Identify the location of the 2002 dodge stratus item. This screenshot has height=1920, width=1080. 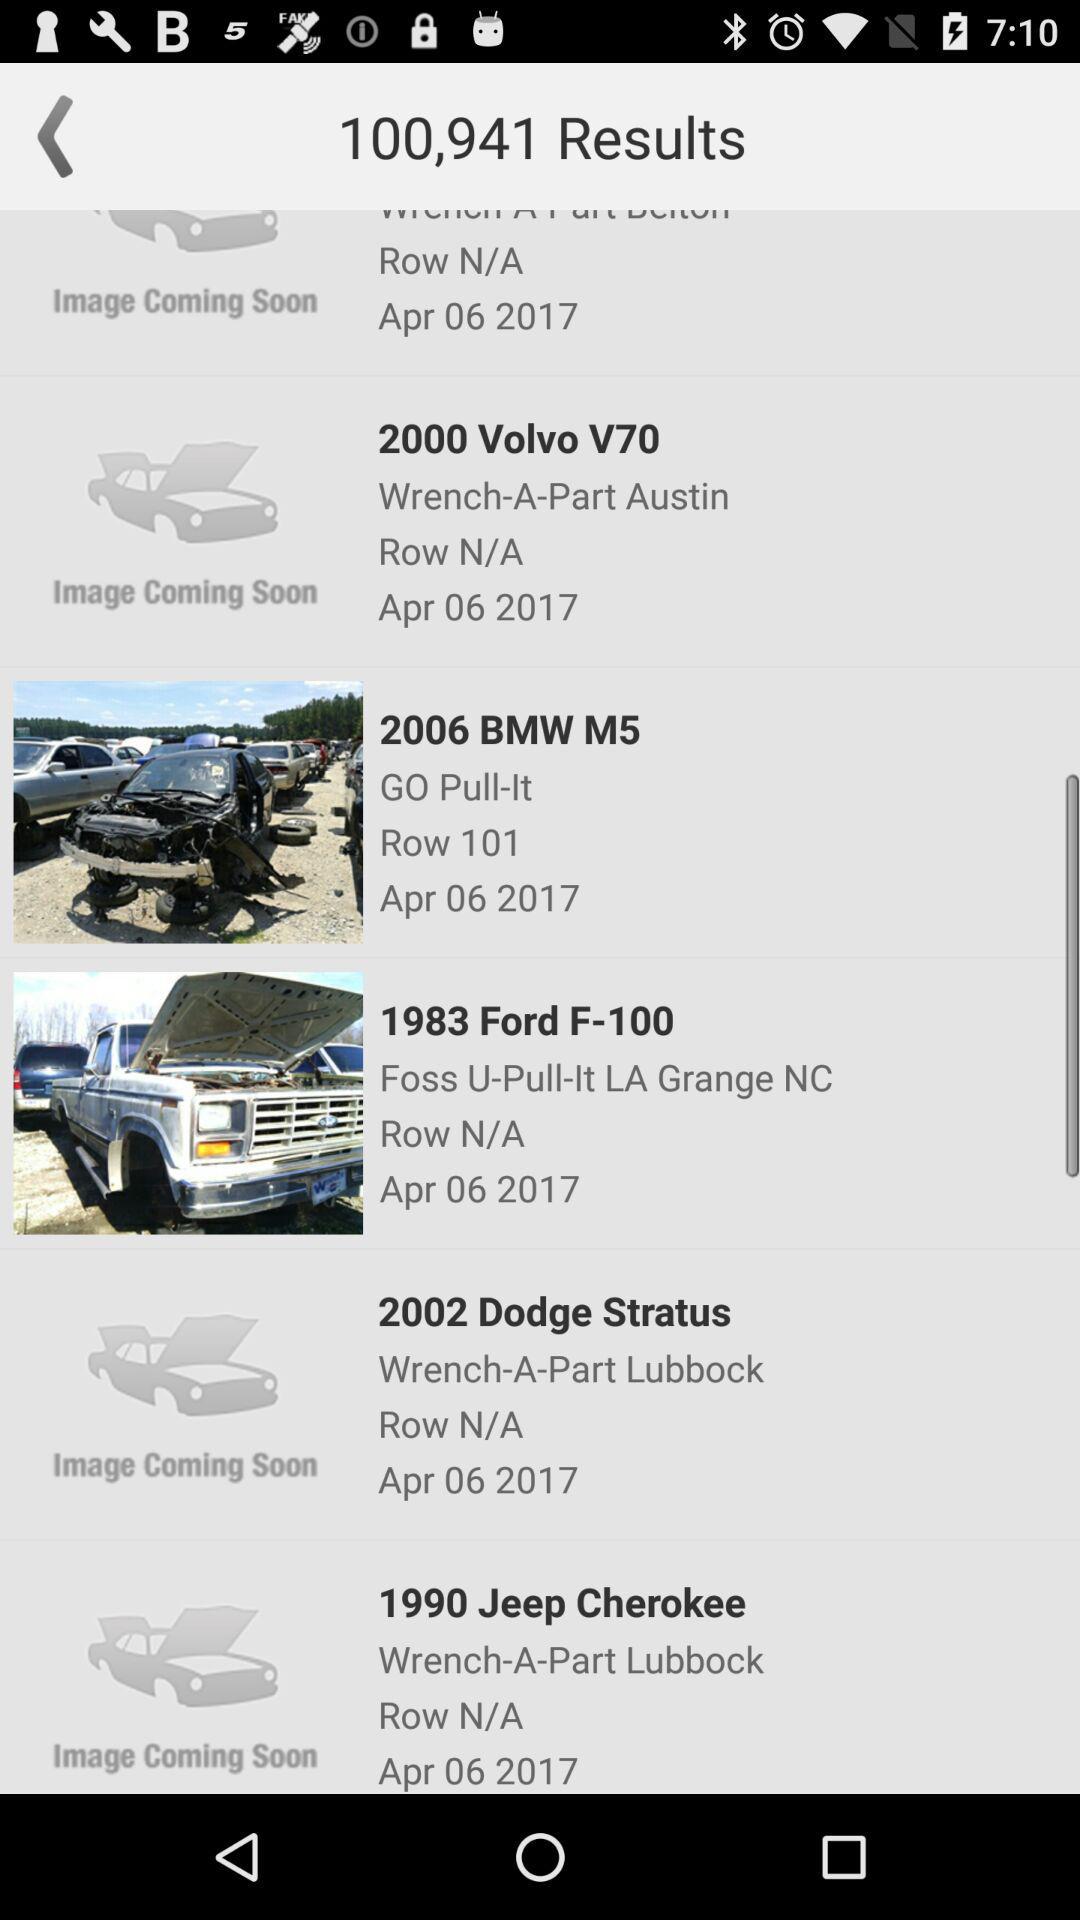
(727, 1310).